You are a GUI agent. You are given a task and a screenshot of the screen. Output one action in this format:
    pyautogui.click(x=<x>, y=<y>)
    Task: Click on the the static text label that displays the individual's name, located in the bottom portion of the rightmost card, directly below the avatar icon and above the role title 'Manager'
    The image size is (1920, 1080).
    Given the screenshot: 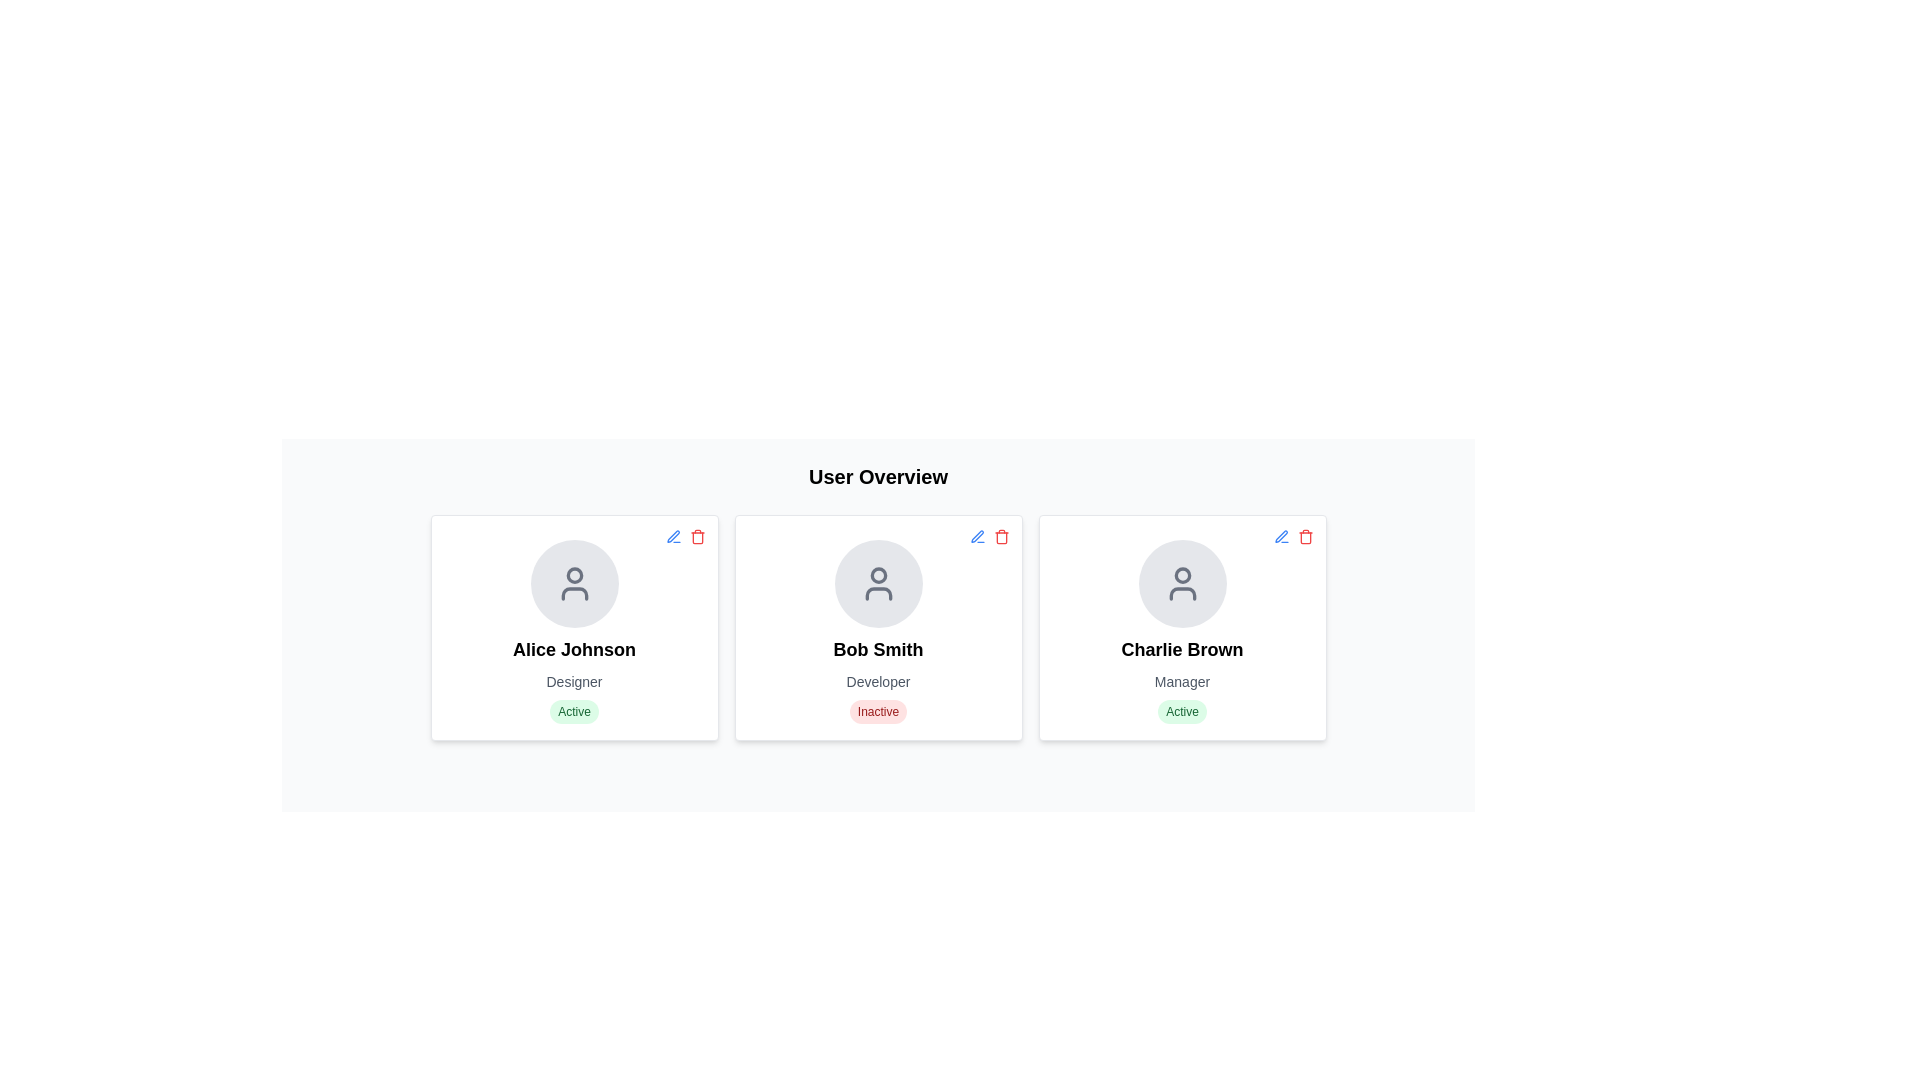 What is the action you would take?
    pyautogui.click(x=1182, y=650)
    